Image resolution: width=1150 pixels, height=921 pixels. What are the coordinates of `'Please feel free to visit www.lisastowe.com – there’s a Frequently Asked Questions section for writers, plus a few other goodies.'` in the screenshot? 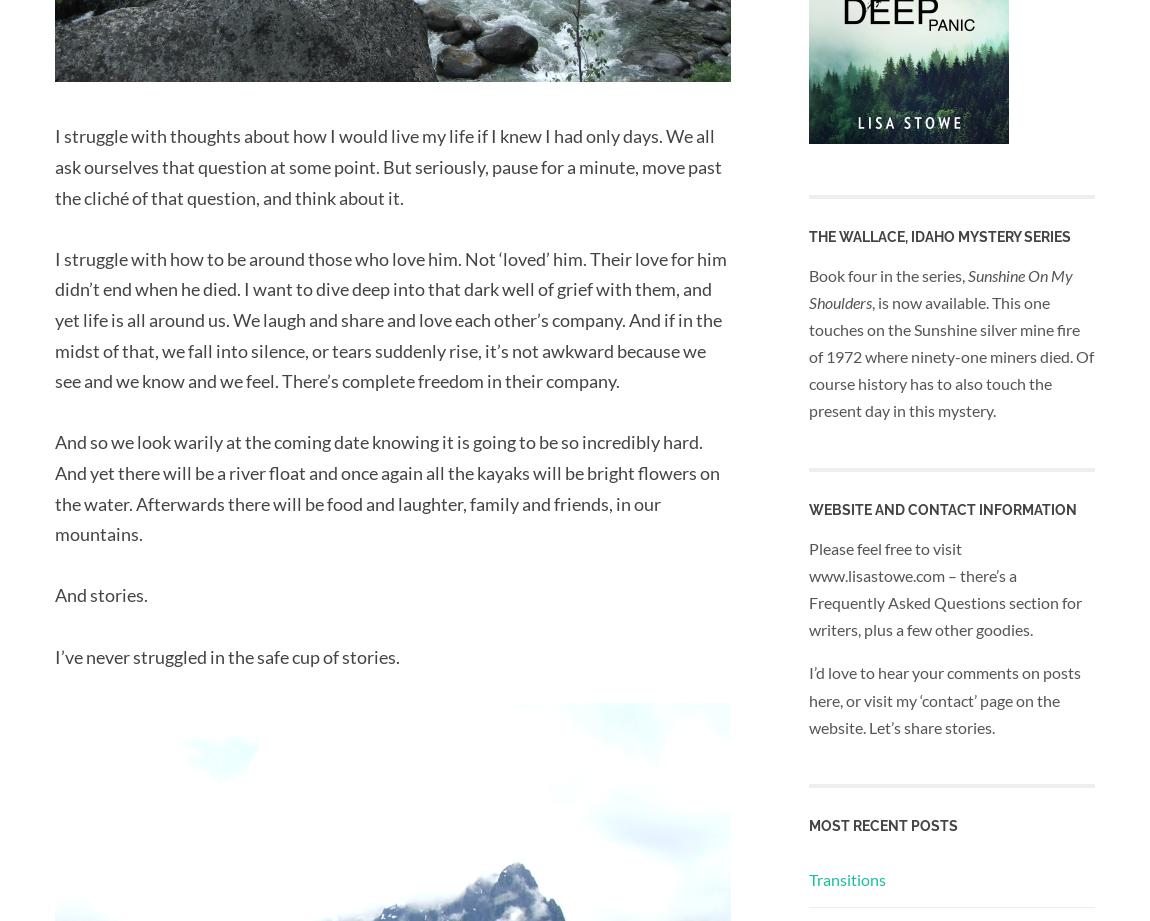 It's located at (945, 587).